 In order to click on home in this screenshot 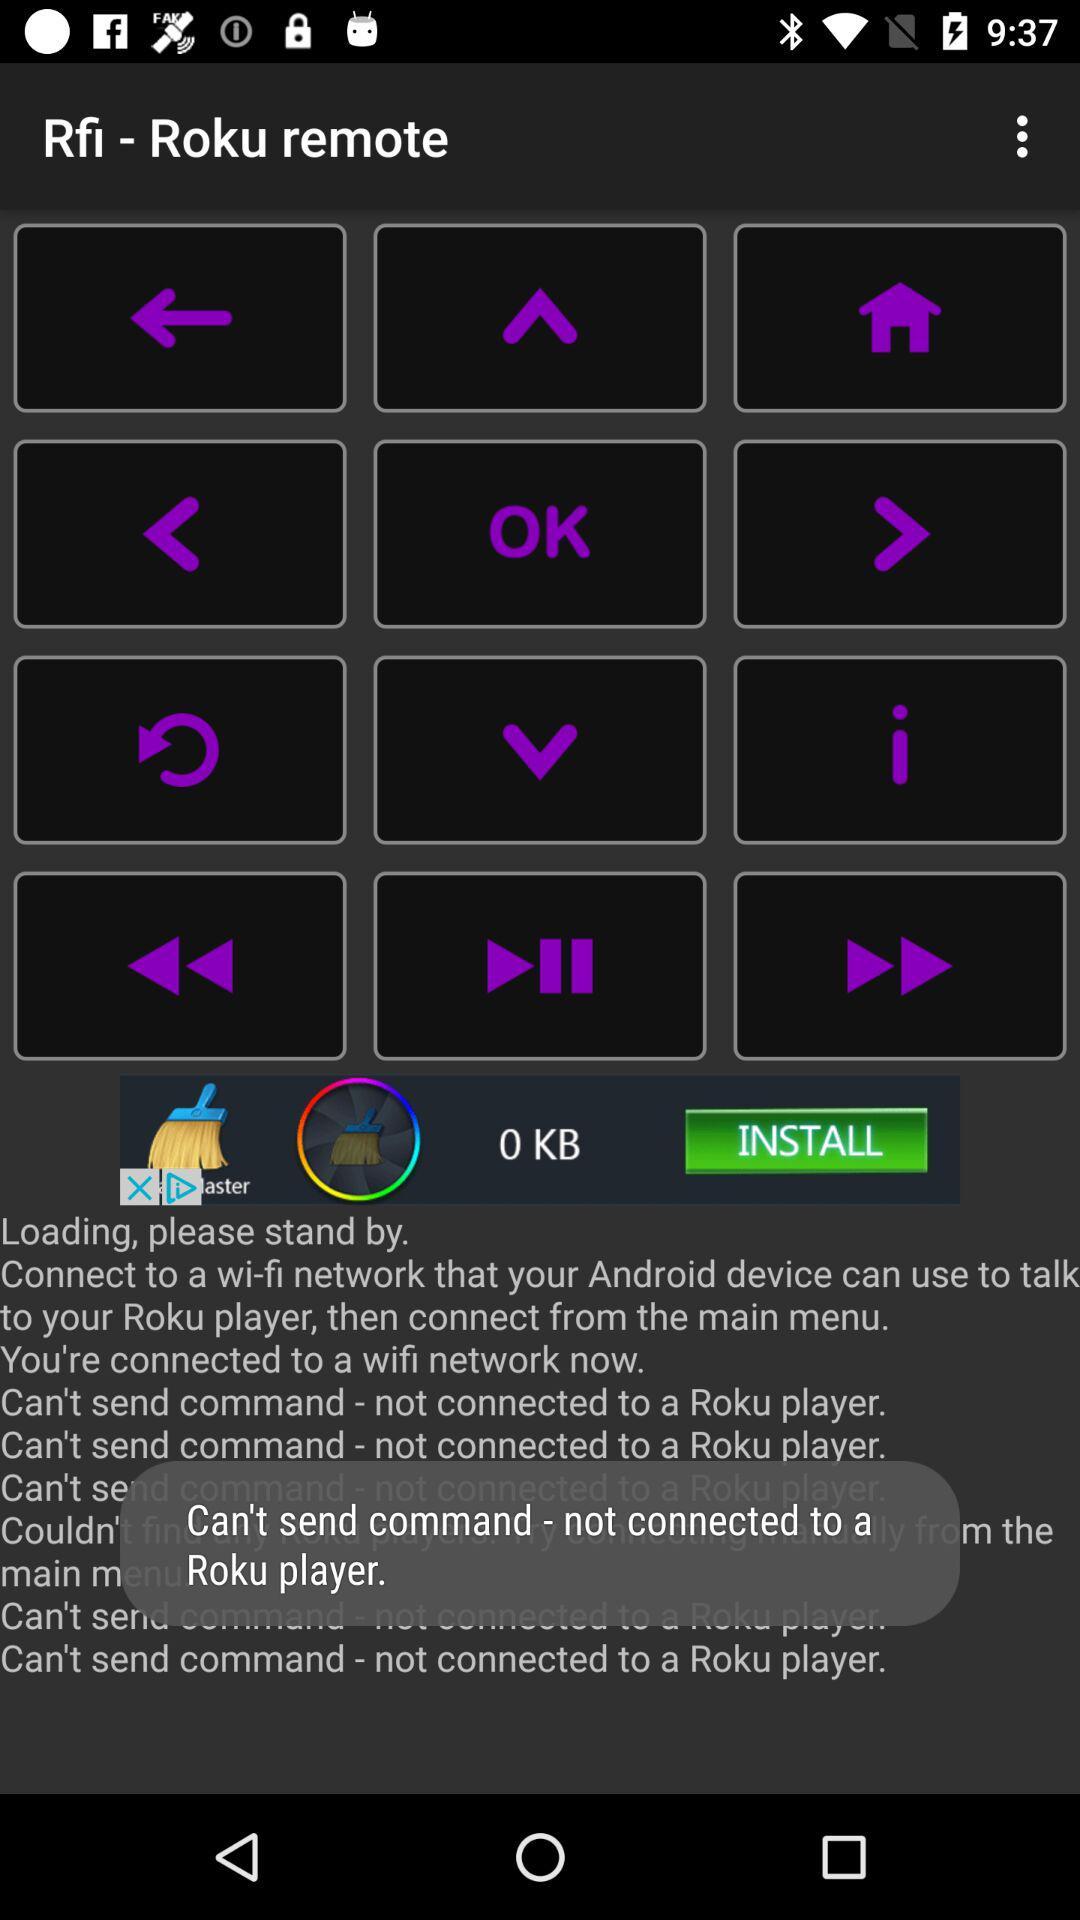, I will do `click(898, 316)`.